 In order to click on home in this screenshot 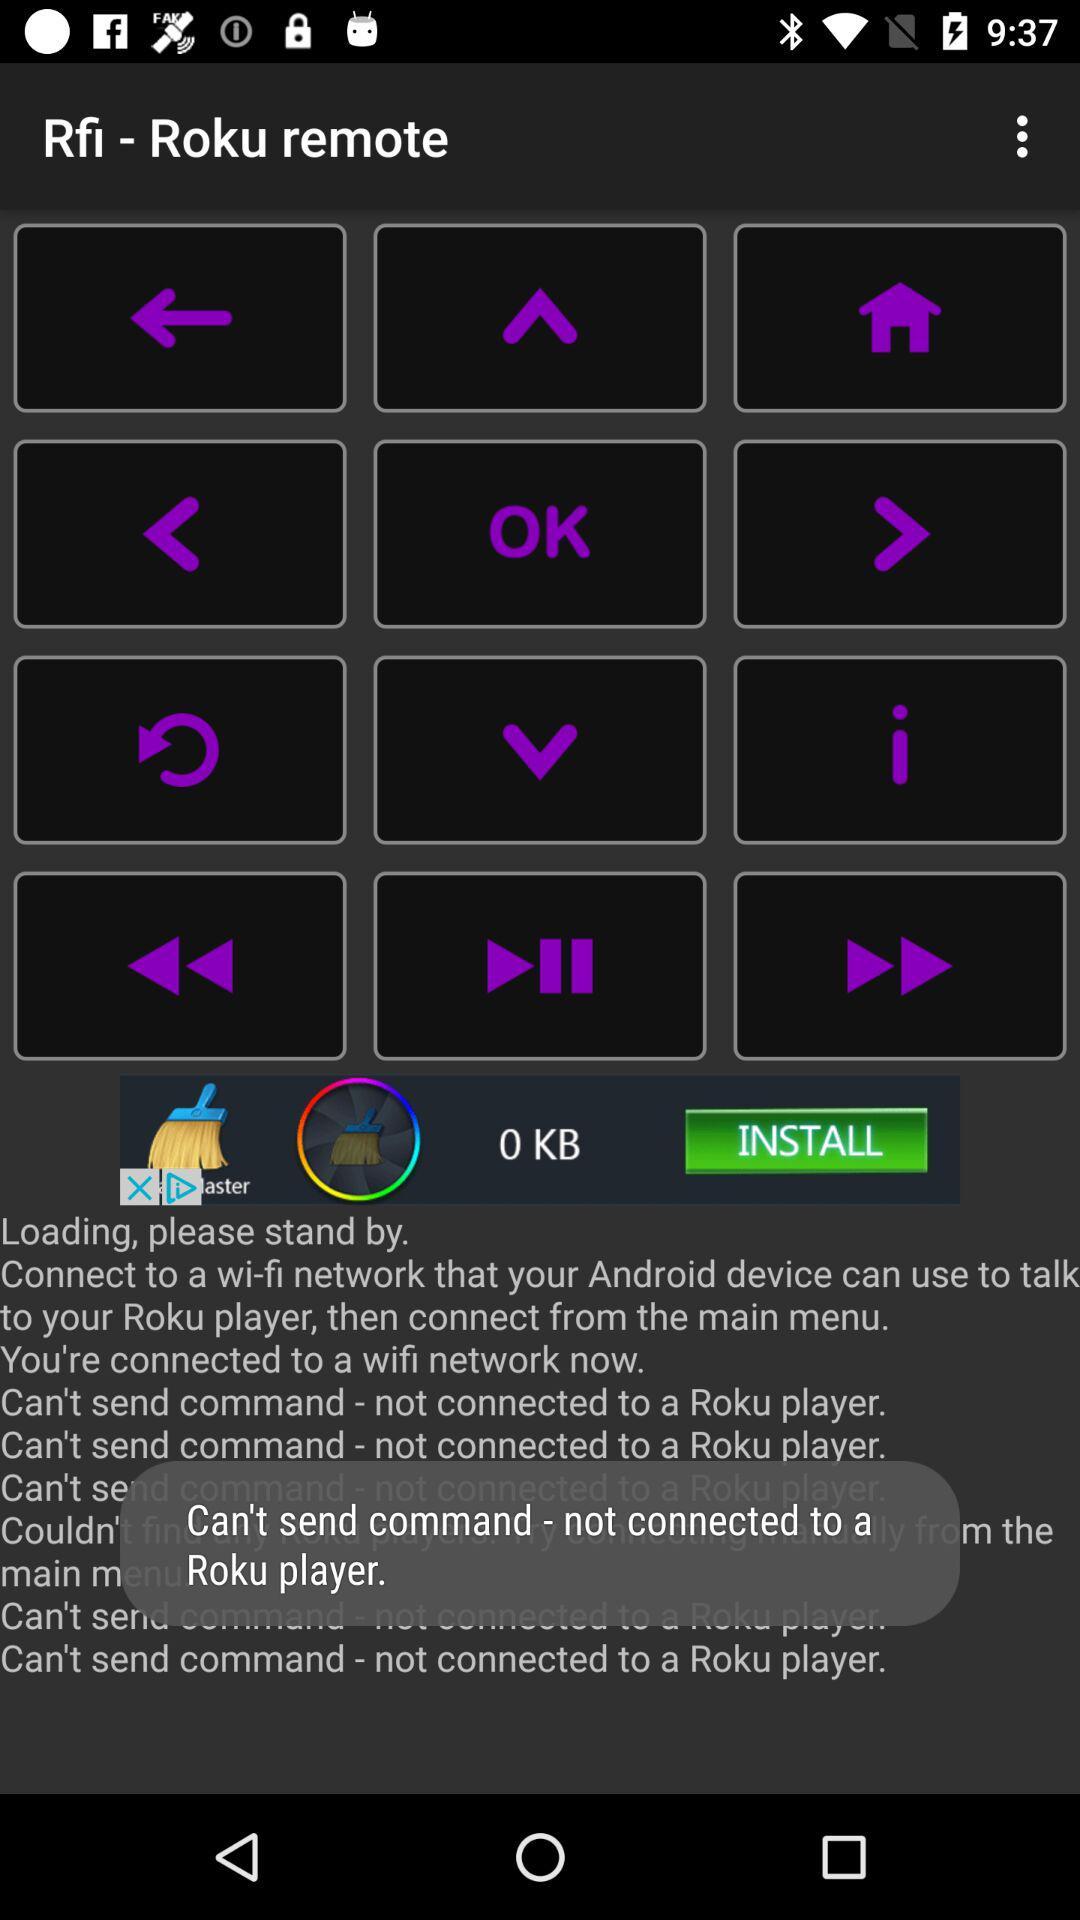, I will do `click(898, 316)`.